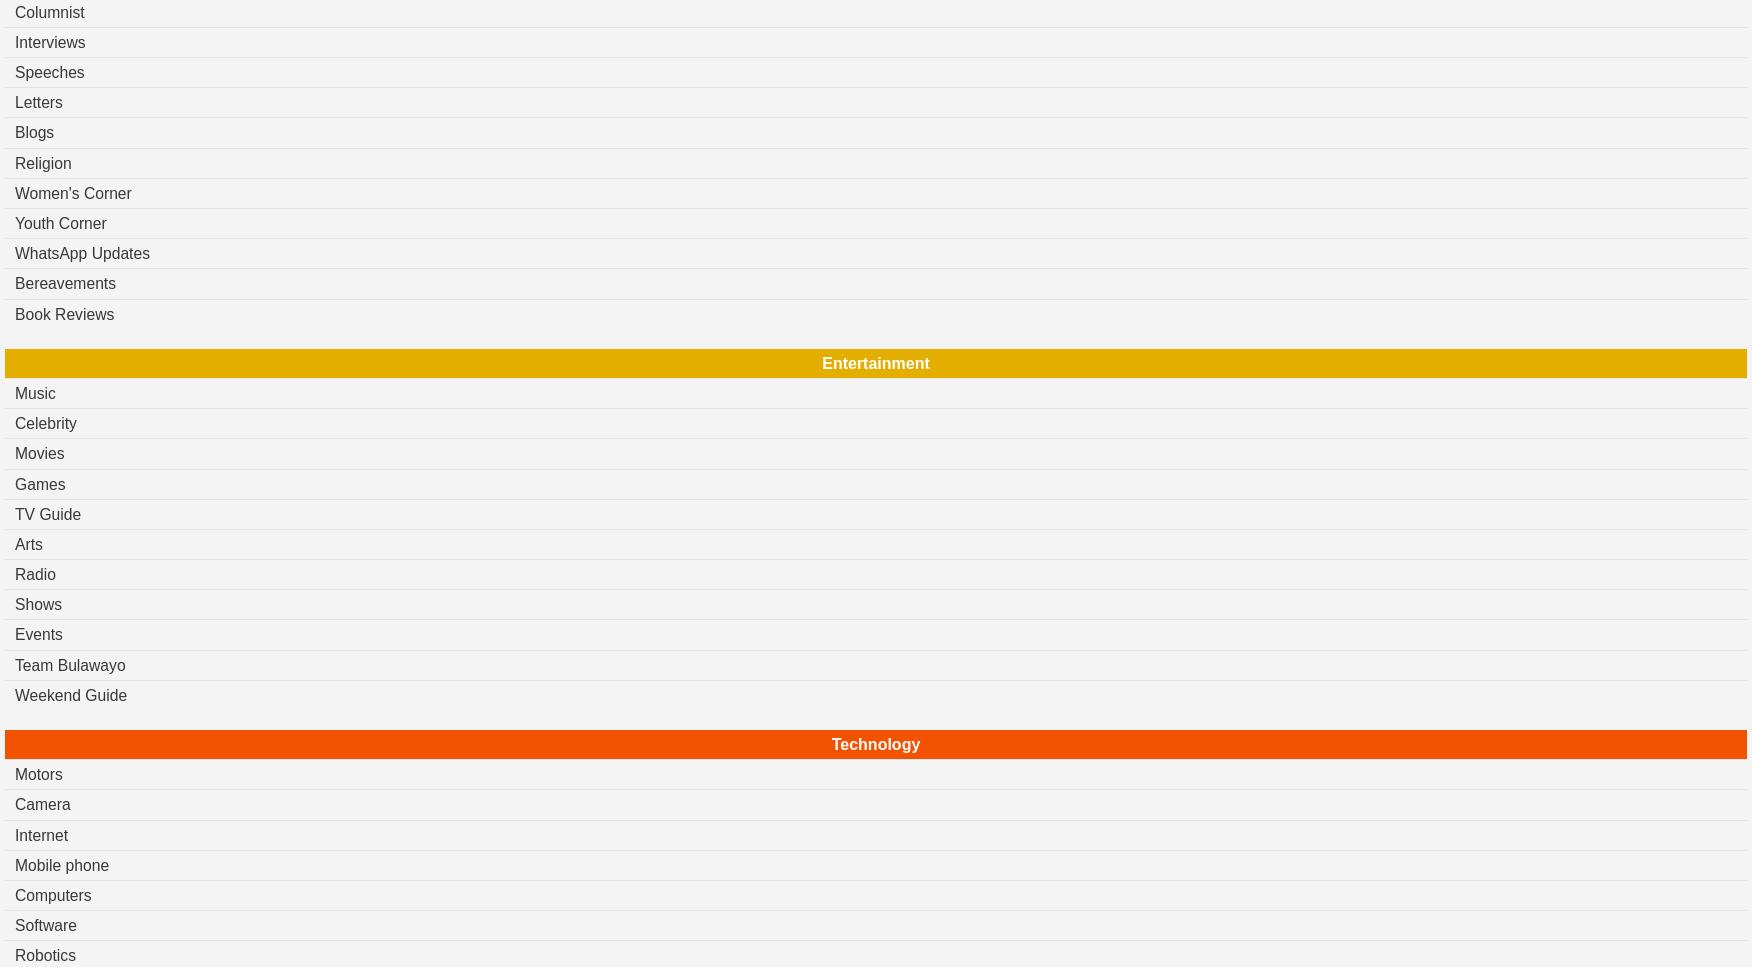 This screenshot has height=967, width=1752. Describe the element at coordinates (39, 453) in the screenshot. I see `'Movies'` at that location.